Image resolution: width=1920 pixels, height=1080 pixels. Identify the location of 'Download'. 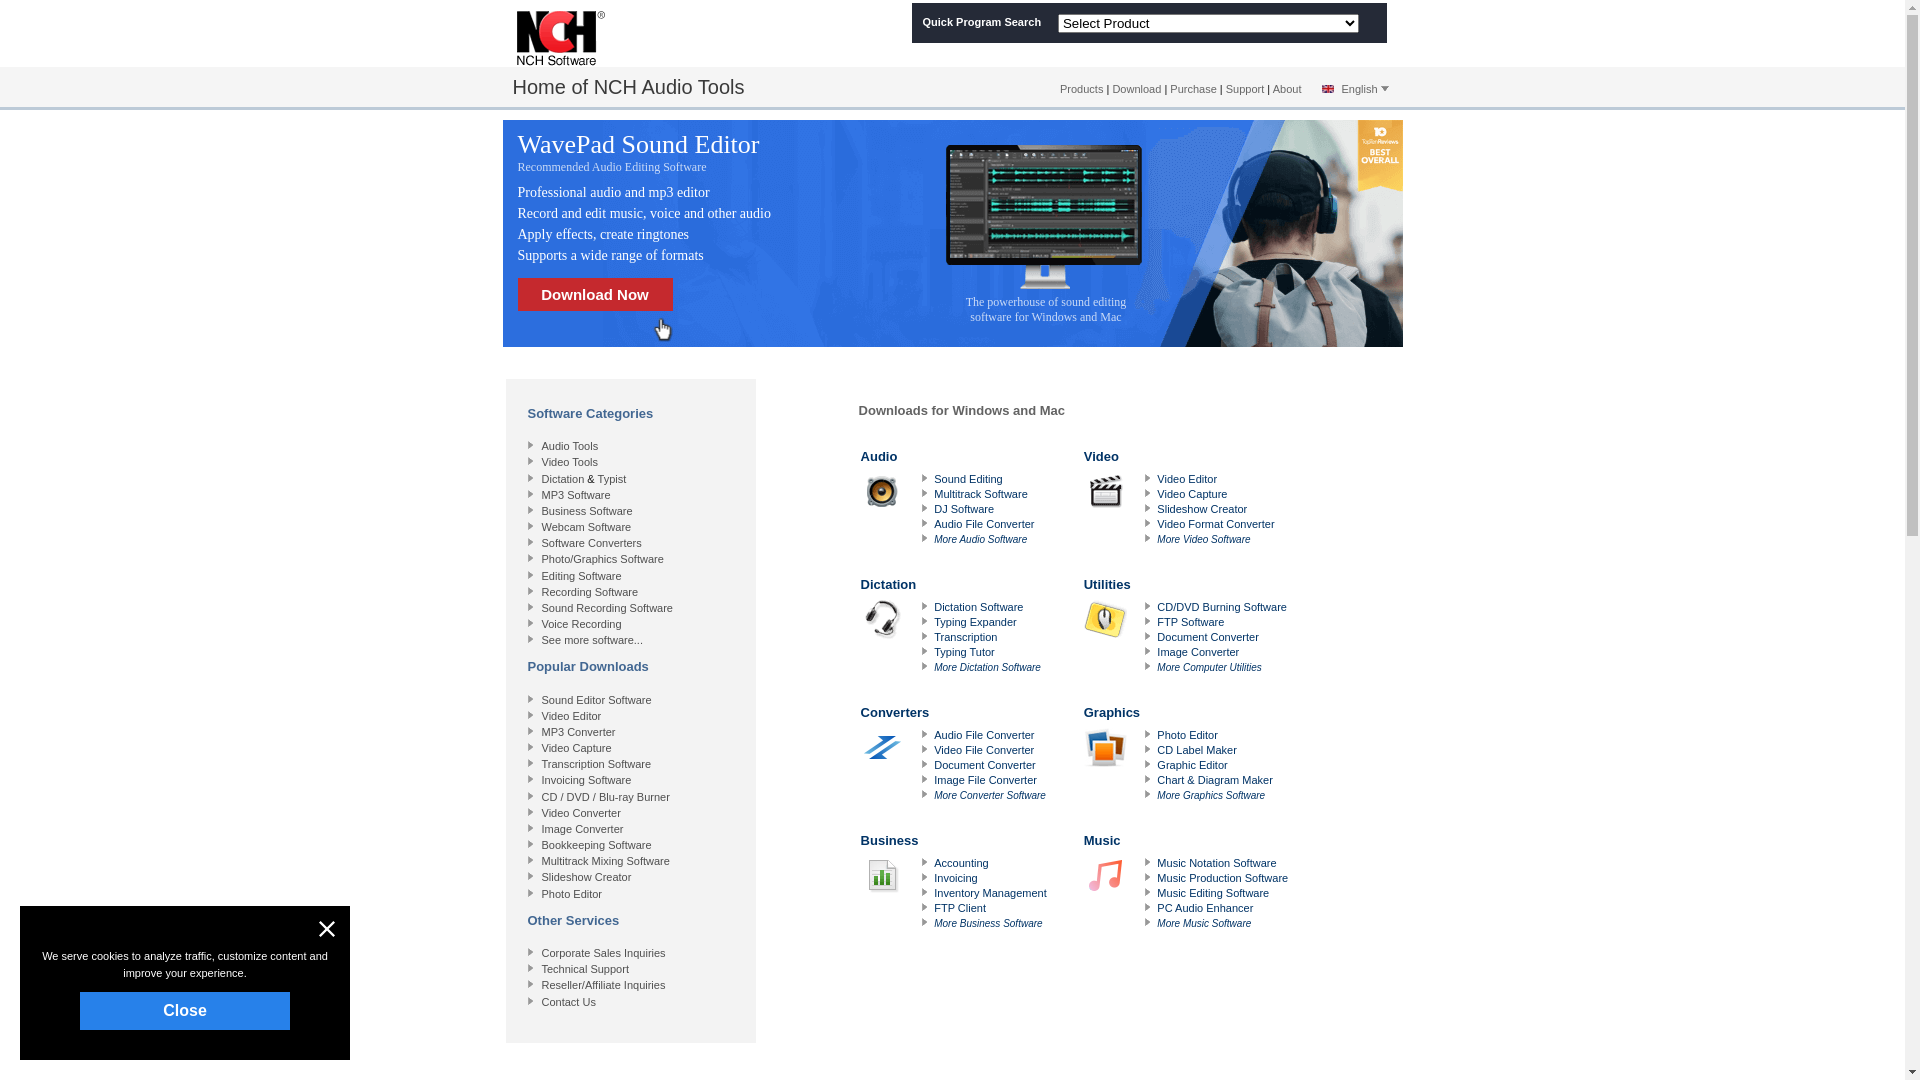
(1136, 87).